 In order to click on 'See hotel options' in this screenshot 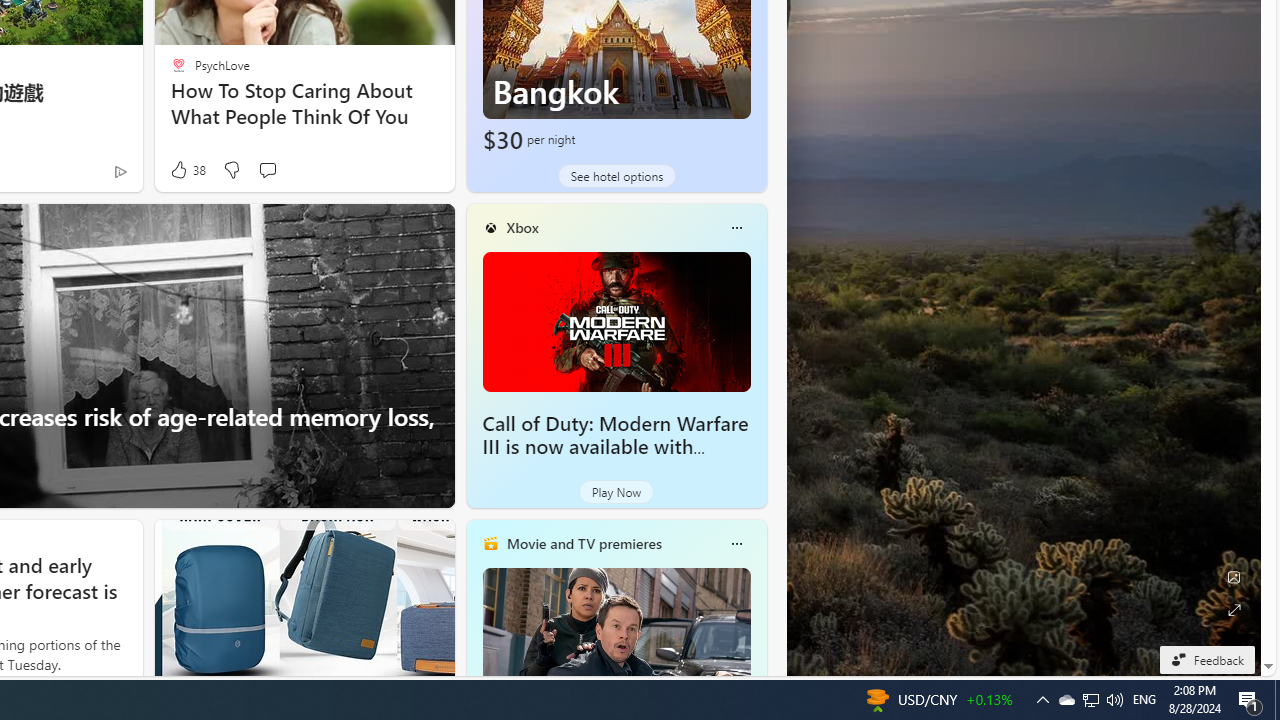, I will do `click(615, 175)`.